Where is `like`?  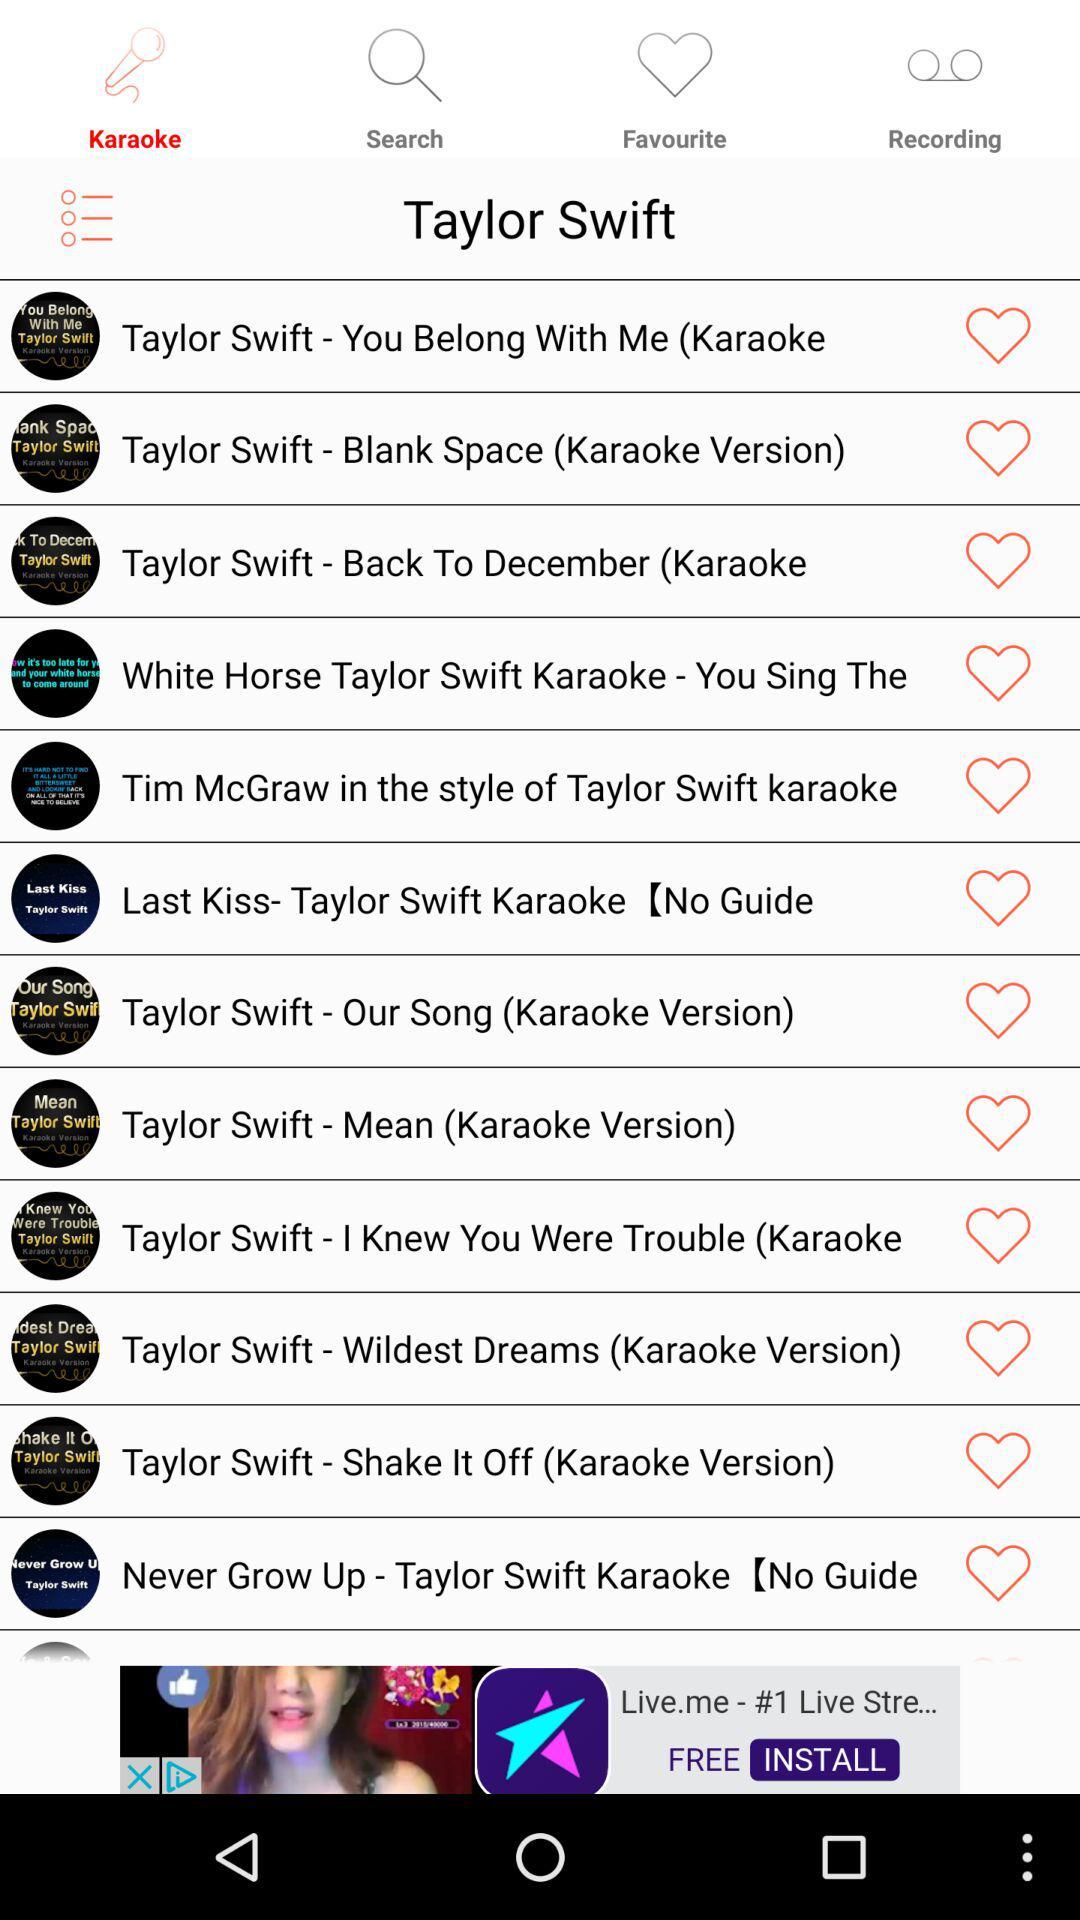 like is located at coordinates (998, 897).